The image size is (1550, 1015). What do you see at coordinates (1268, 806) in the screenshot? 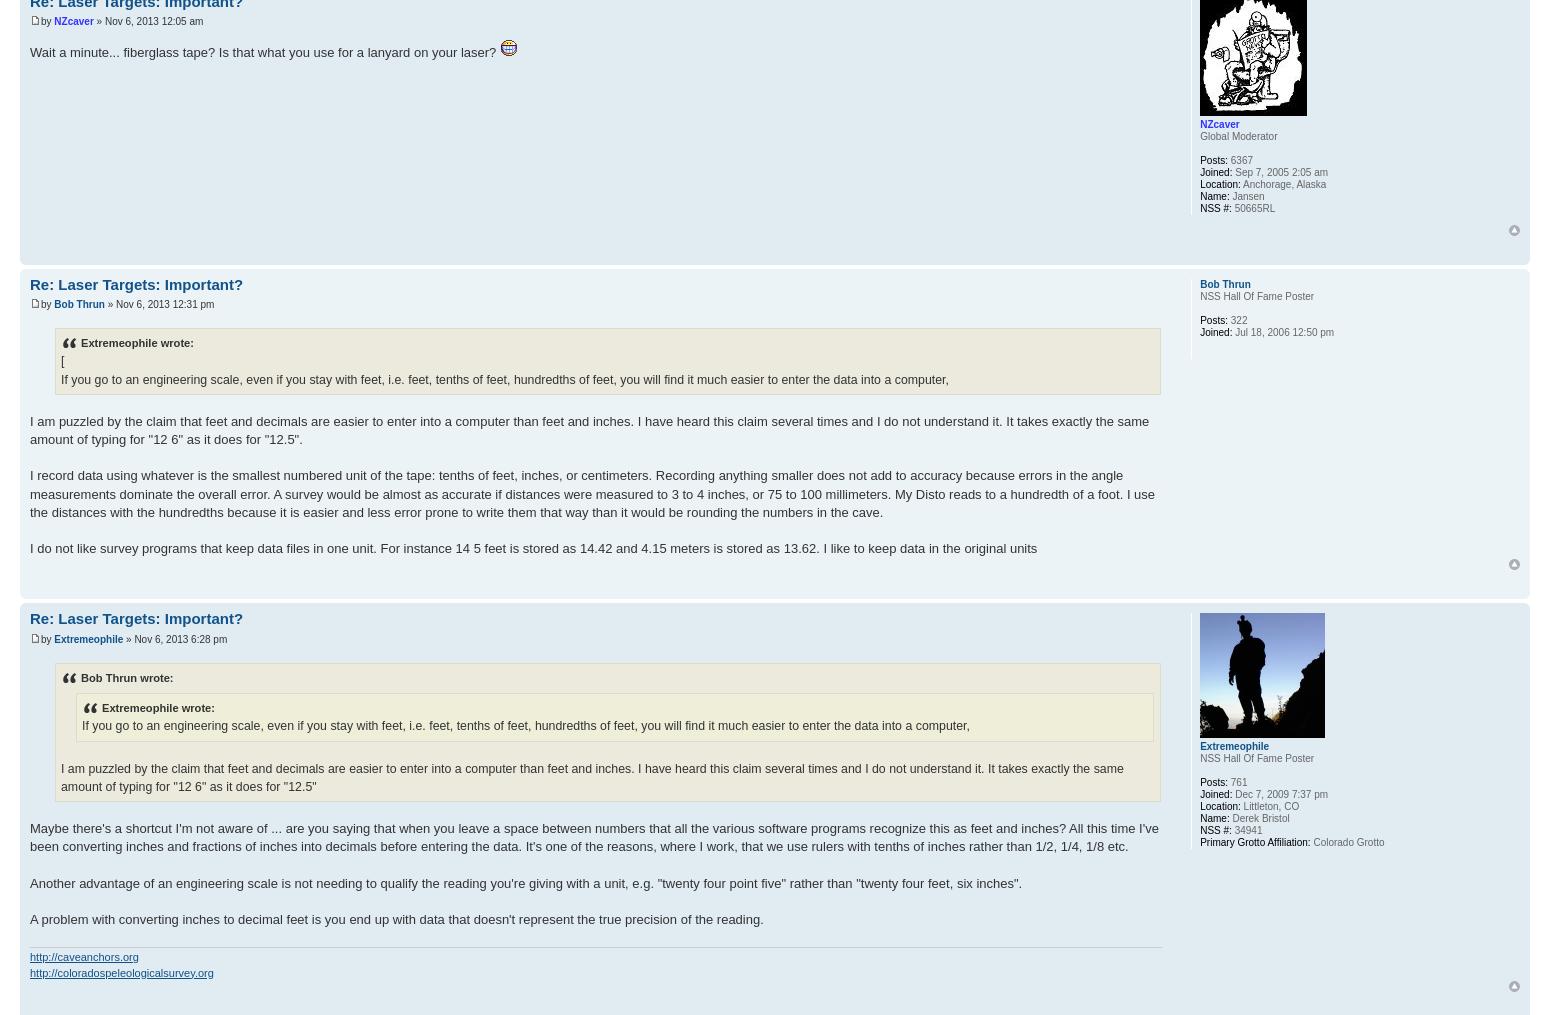
I see `'Littleton, CO'` at bounding box center [1268, 806].